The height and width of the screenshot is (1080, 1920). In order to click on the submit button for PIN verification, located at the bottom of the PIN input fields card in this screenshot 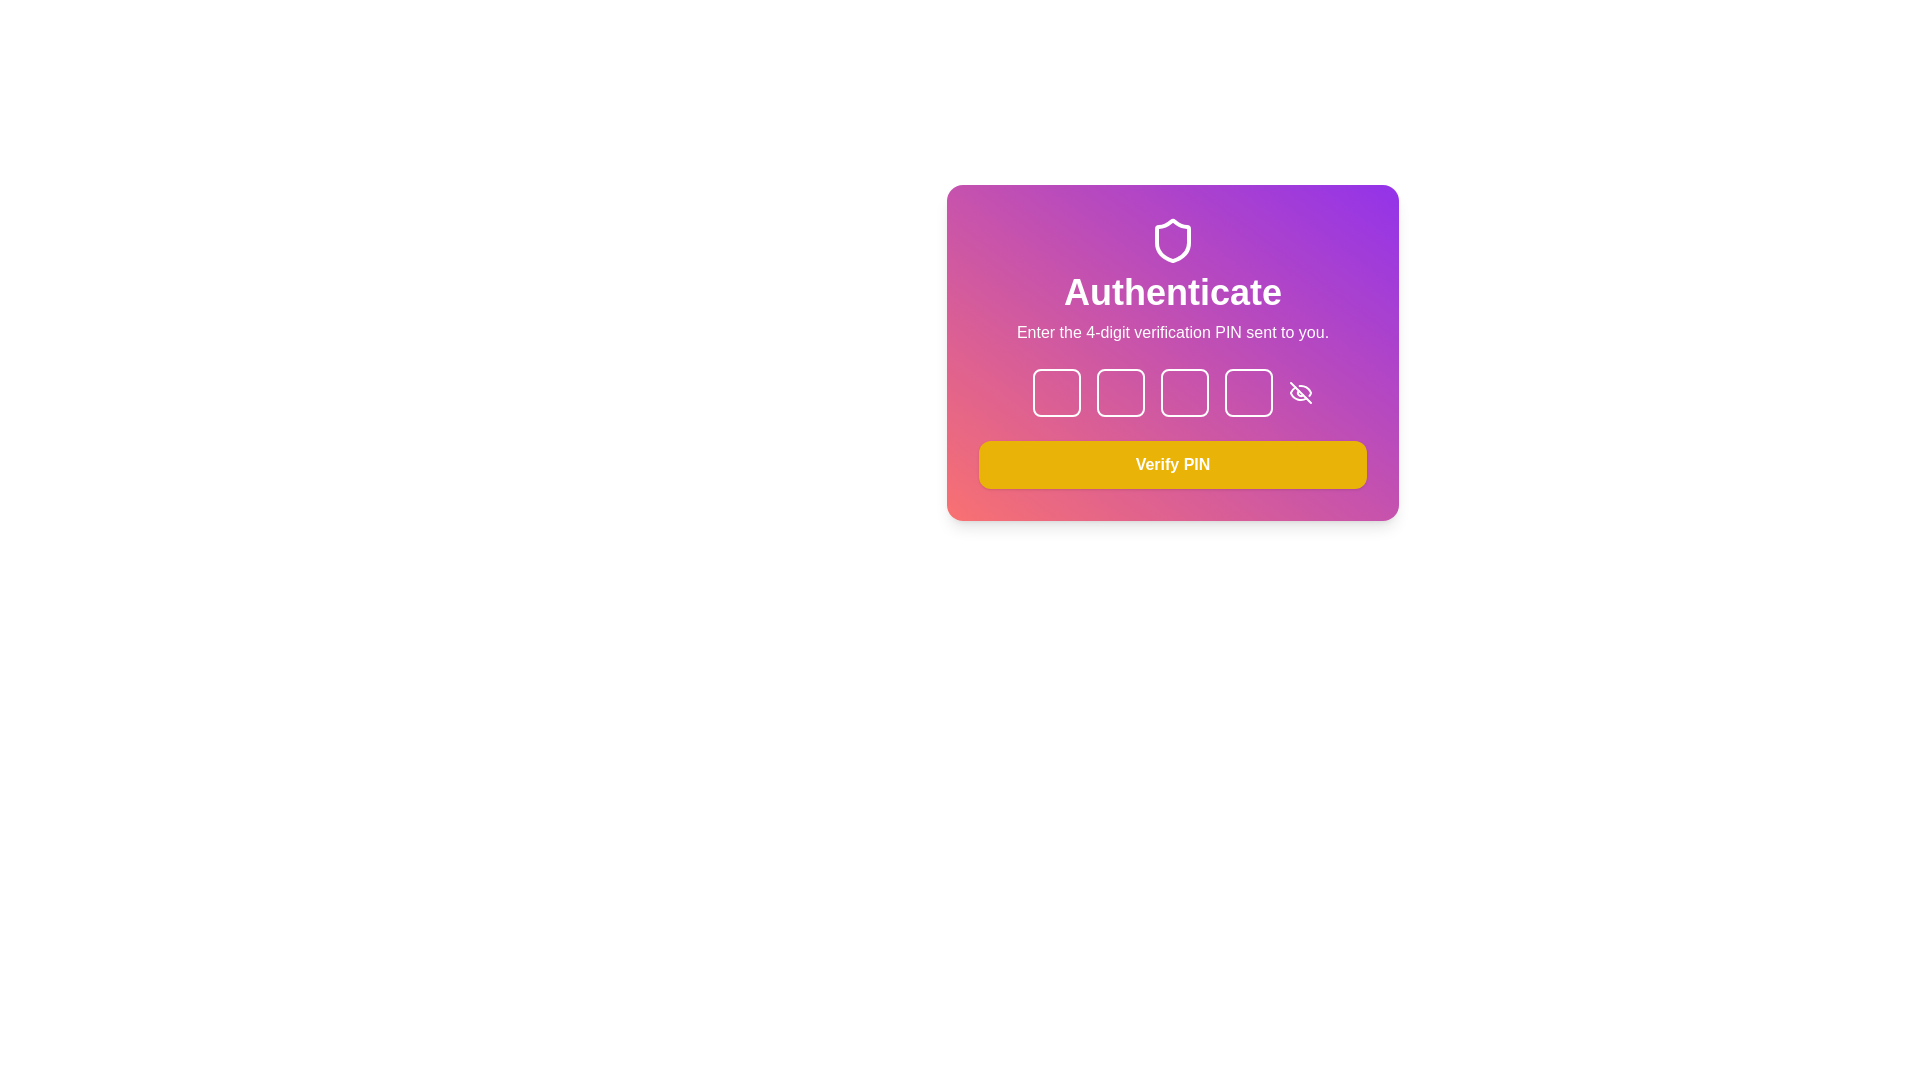, I will do `click(1172, 465)`.